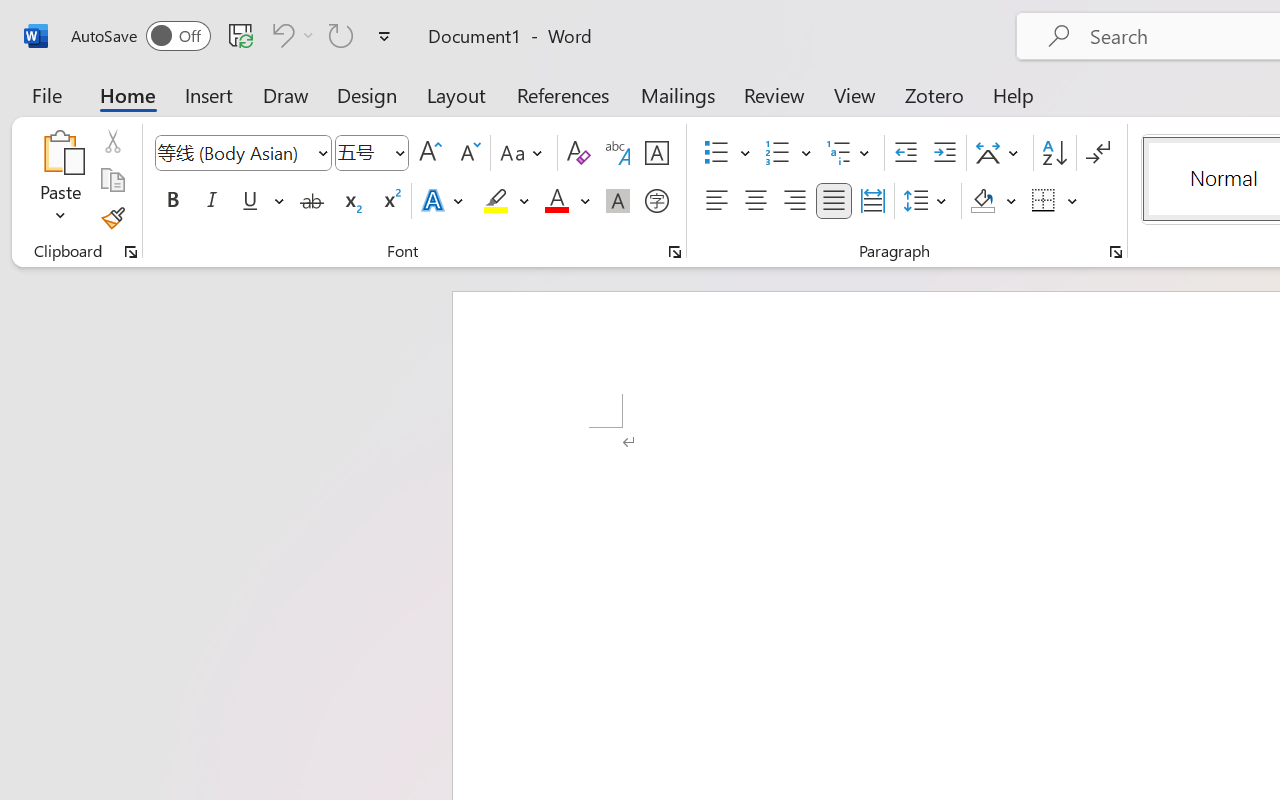 This screenshot has width=1280, height=800. Describe the element at coordinates (289, 34) in the screenshot. I see `'Can'` at that location.